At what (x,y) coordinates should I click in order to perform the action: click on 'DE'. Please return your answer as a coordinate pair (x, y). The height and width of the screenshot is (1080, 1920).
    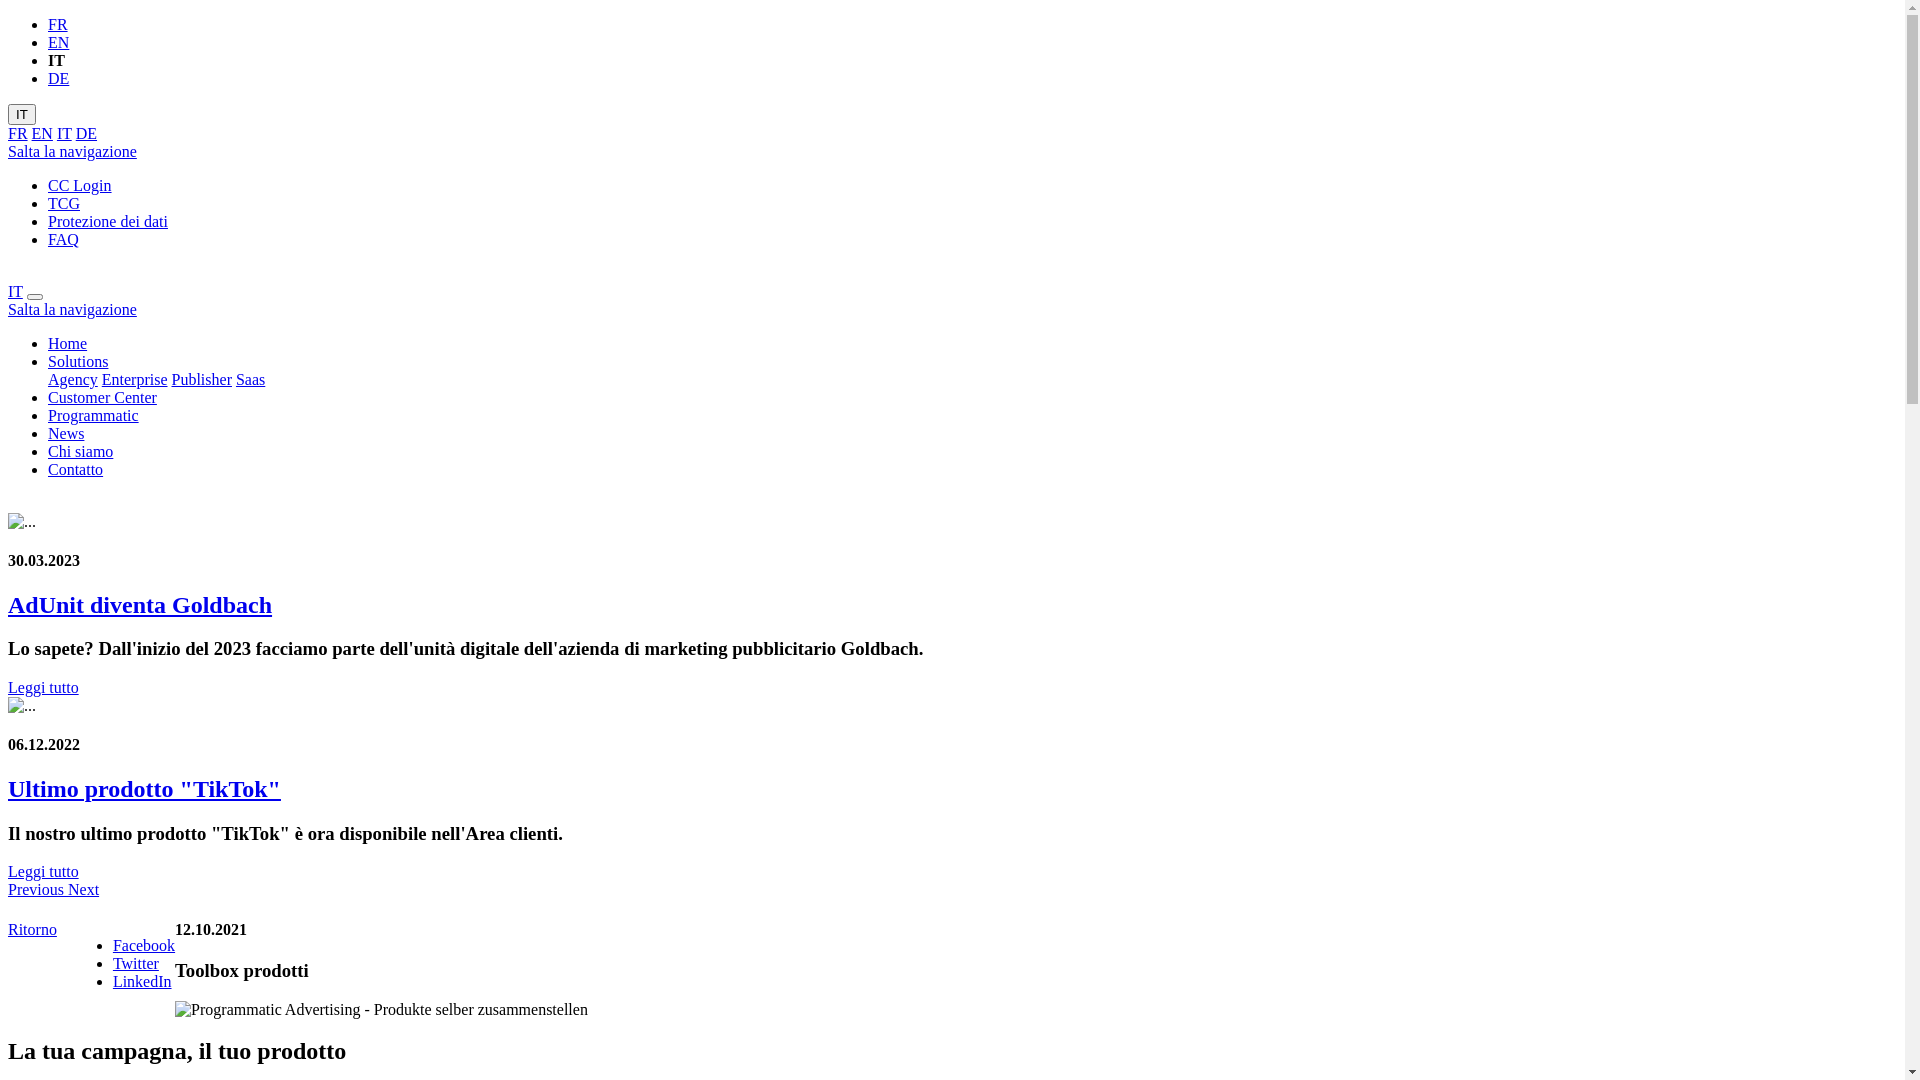
    Looking at the image, I should click on (48, 77).